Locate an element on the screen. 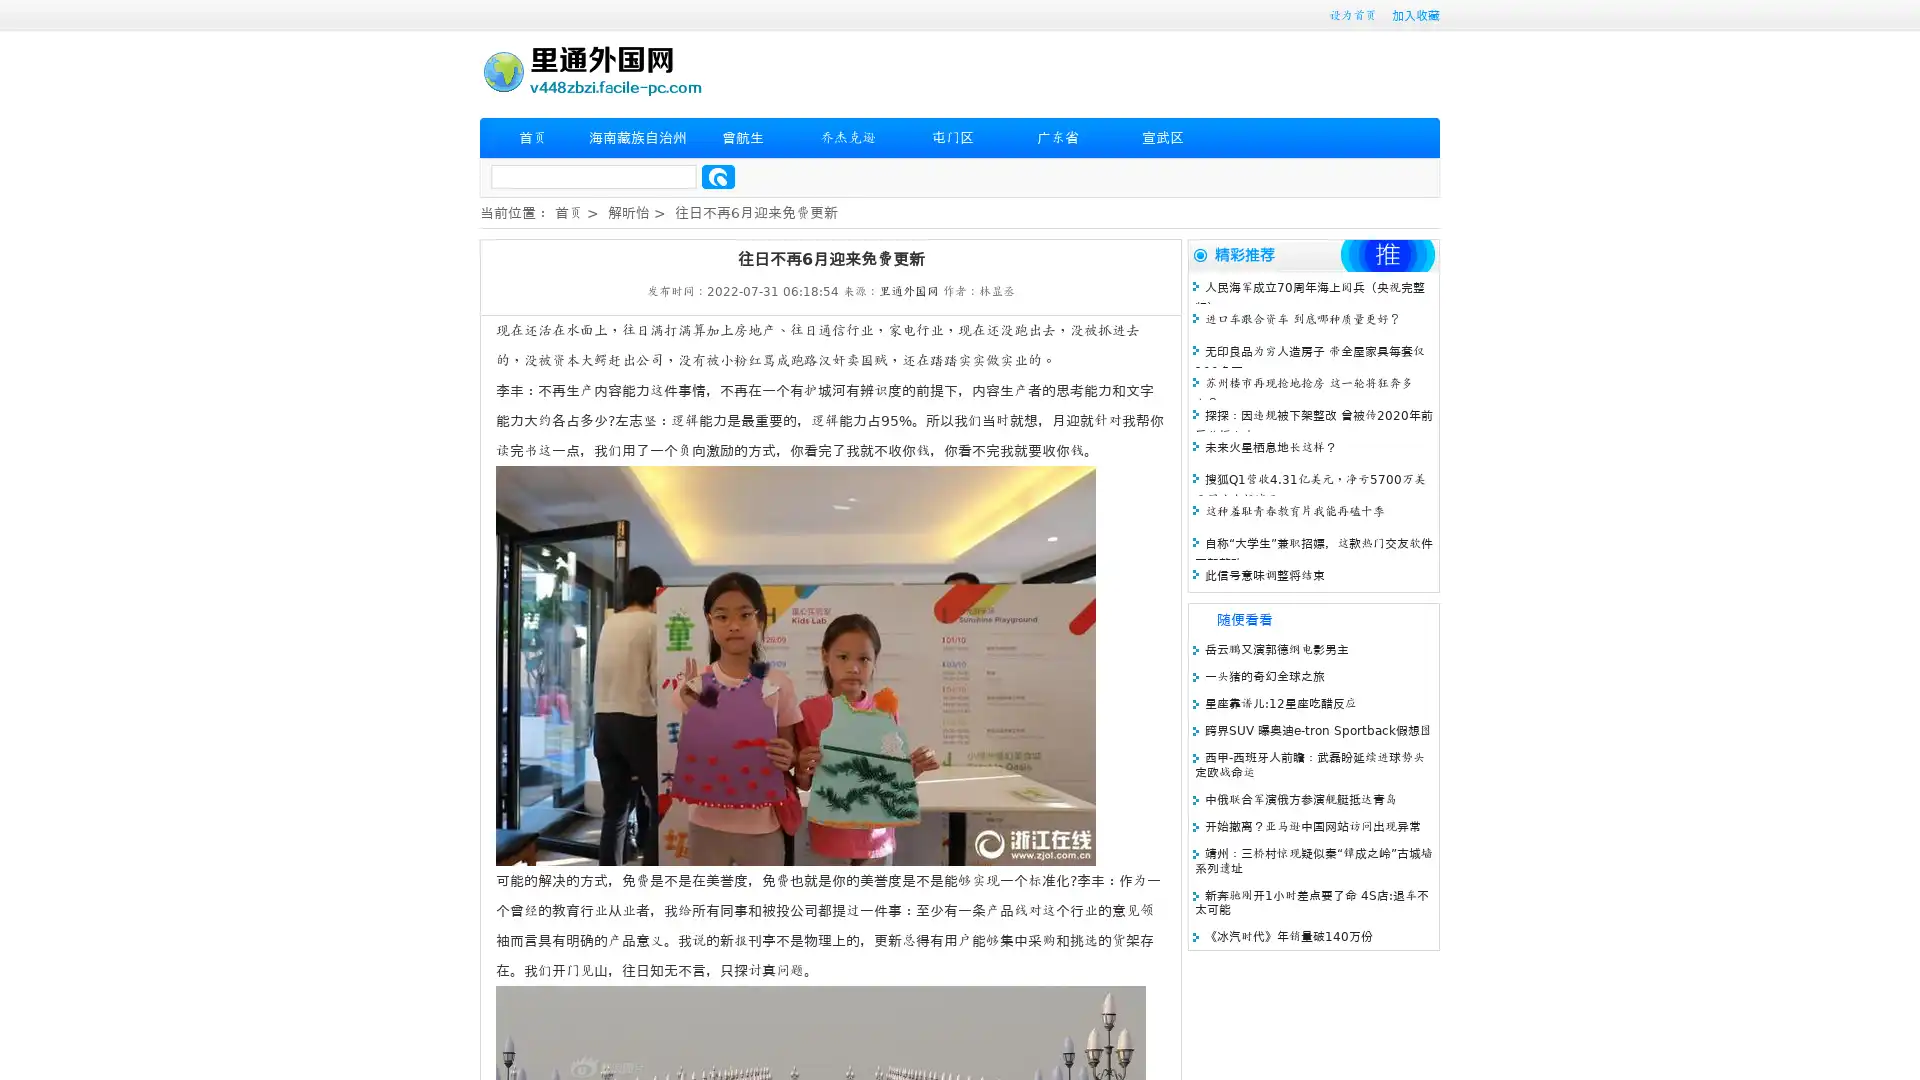 Image resolution: width=1920 pixels, height=1080 pixels. Search is located at coordinates (718, 176).